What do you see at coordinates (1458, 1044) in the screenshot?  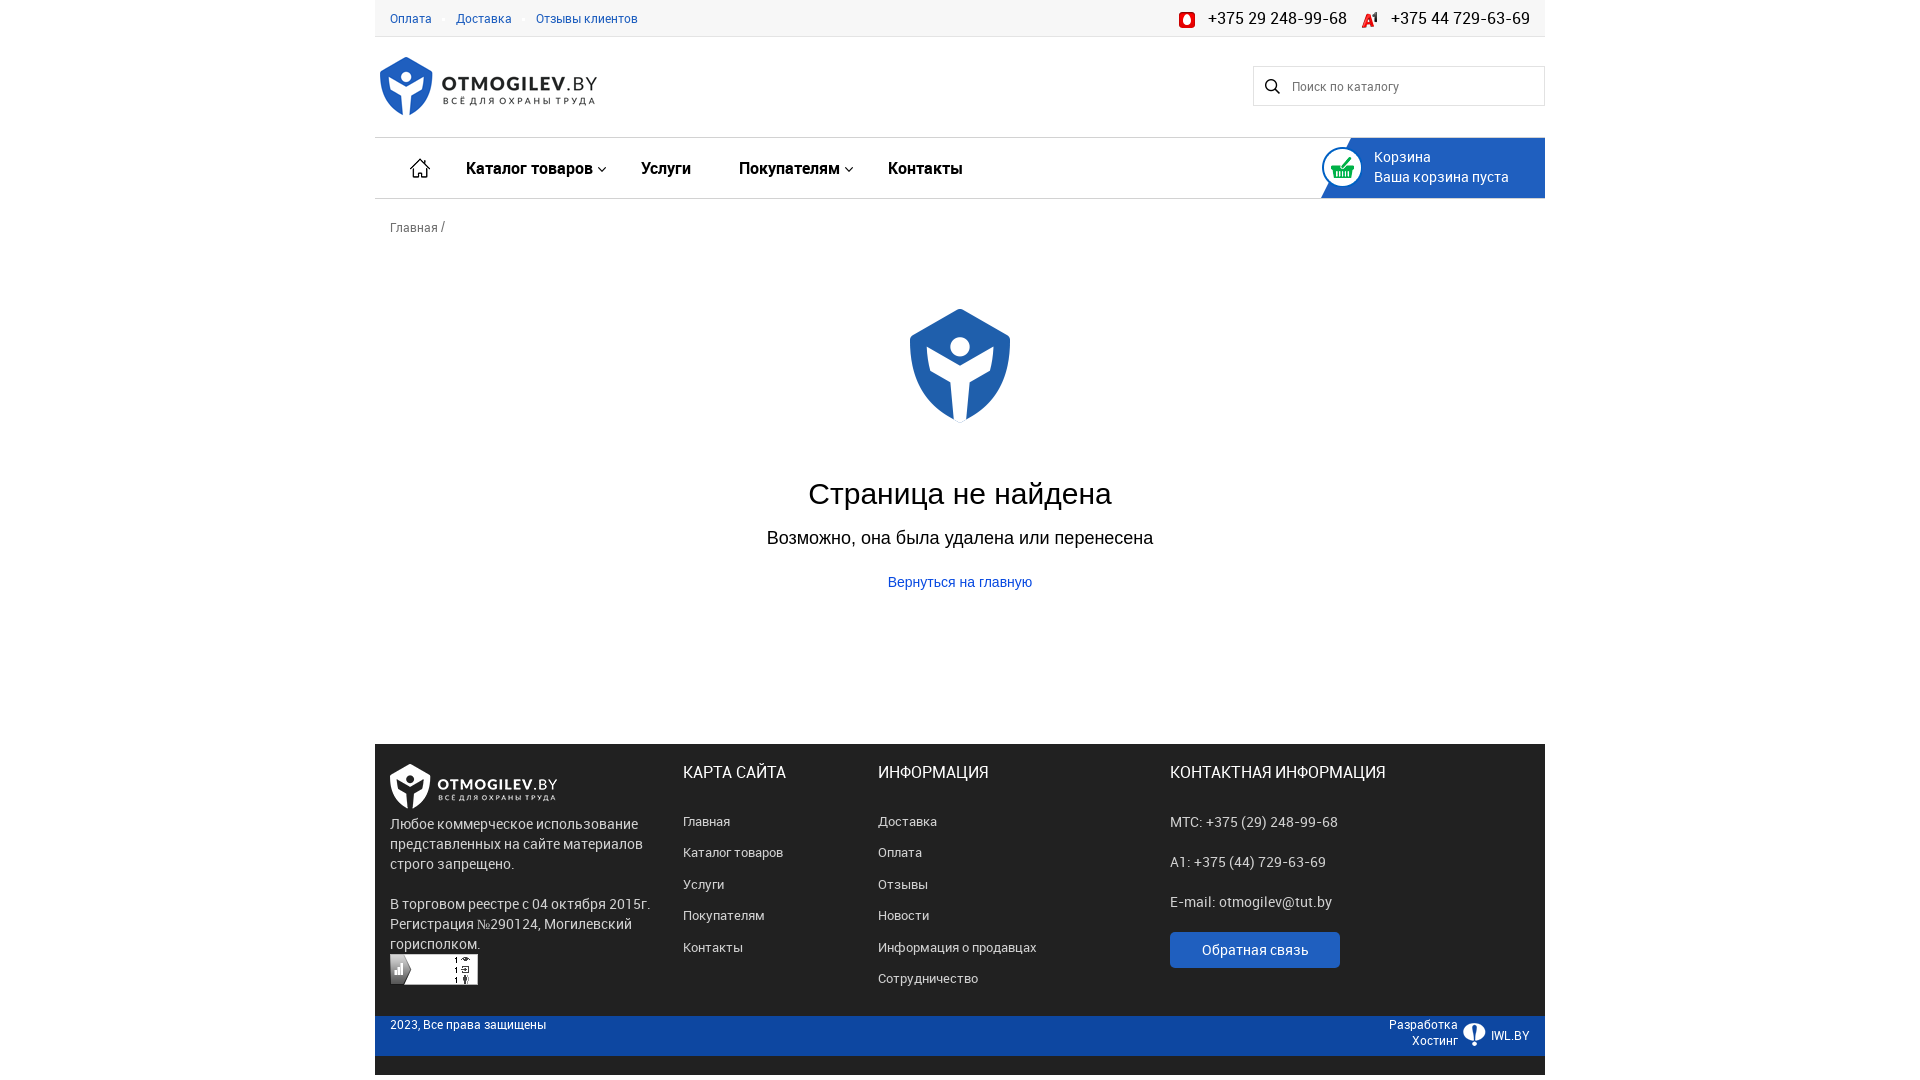 I see `'IWL.BY'` at bounding box center [1458, 1044].